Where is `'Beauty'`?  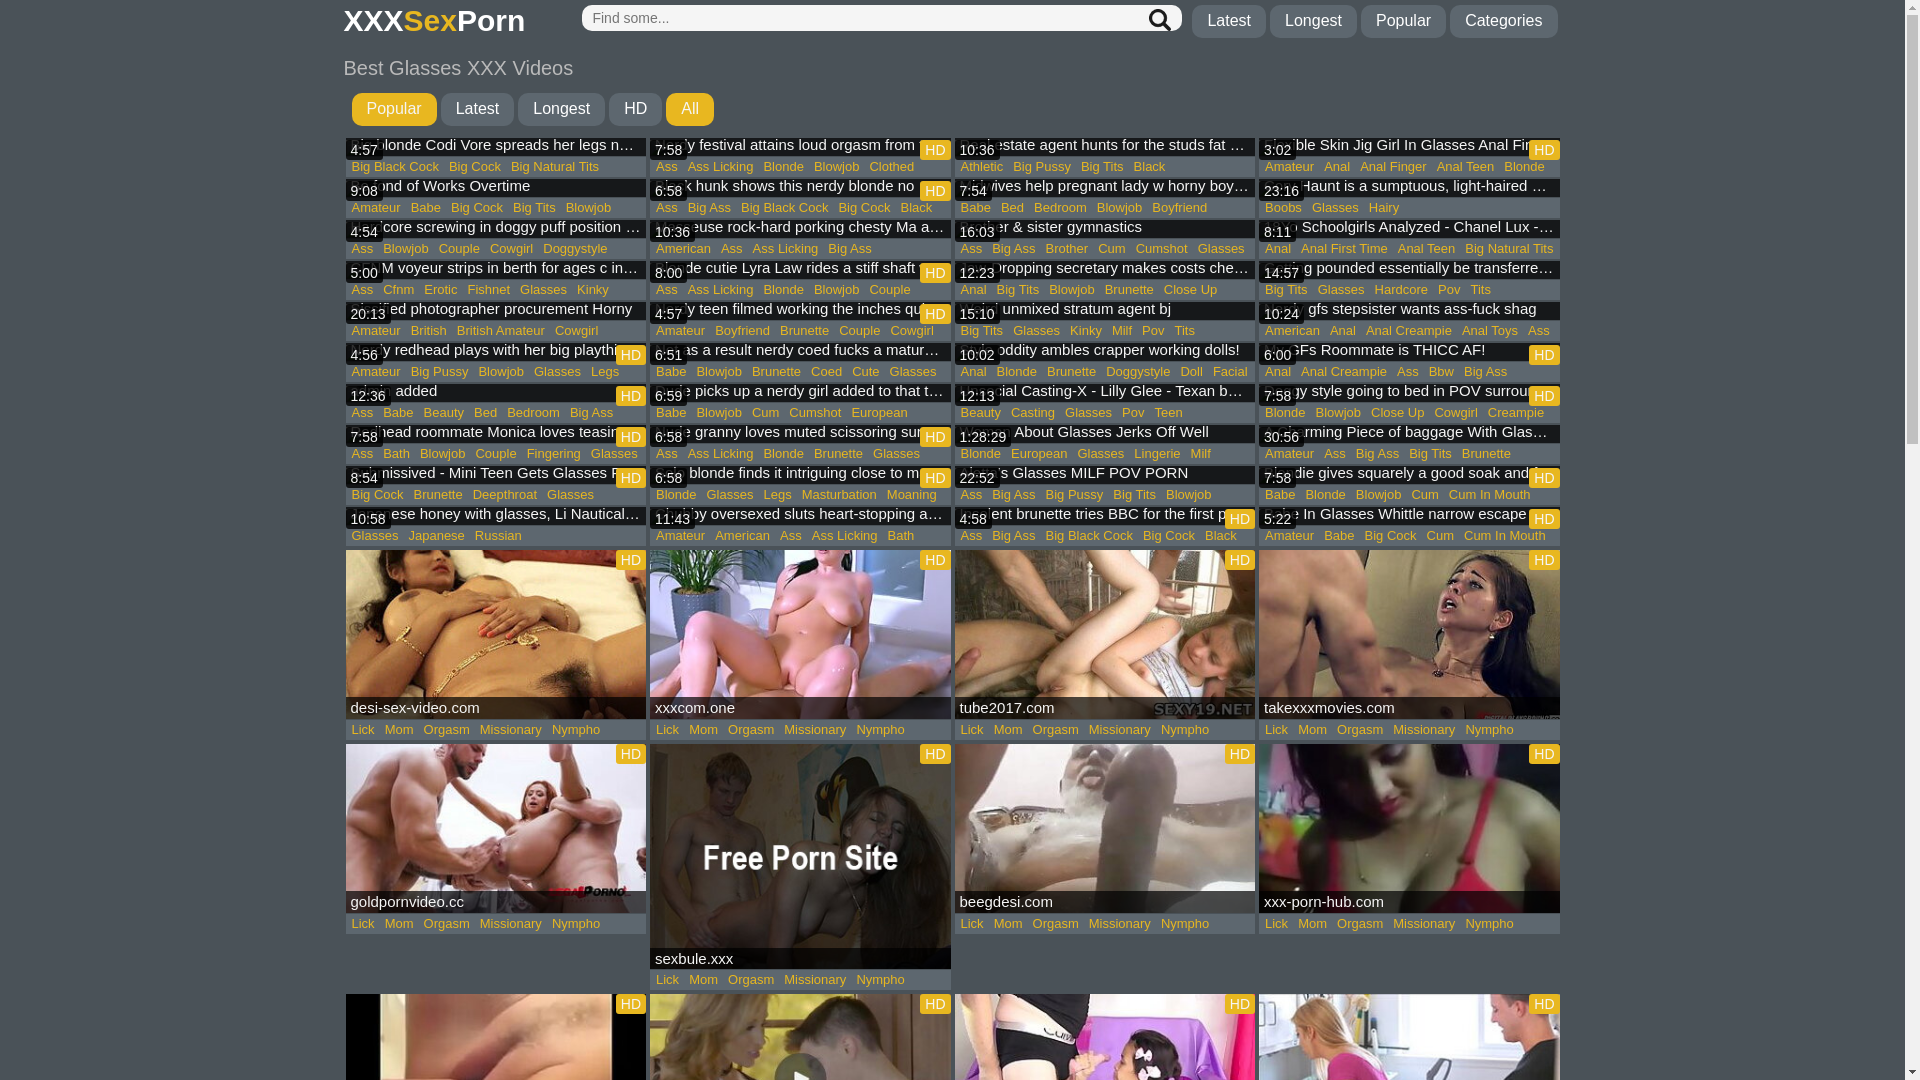
'Beauty' is located at coordinates (980, 411).